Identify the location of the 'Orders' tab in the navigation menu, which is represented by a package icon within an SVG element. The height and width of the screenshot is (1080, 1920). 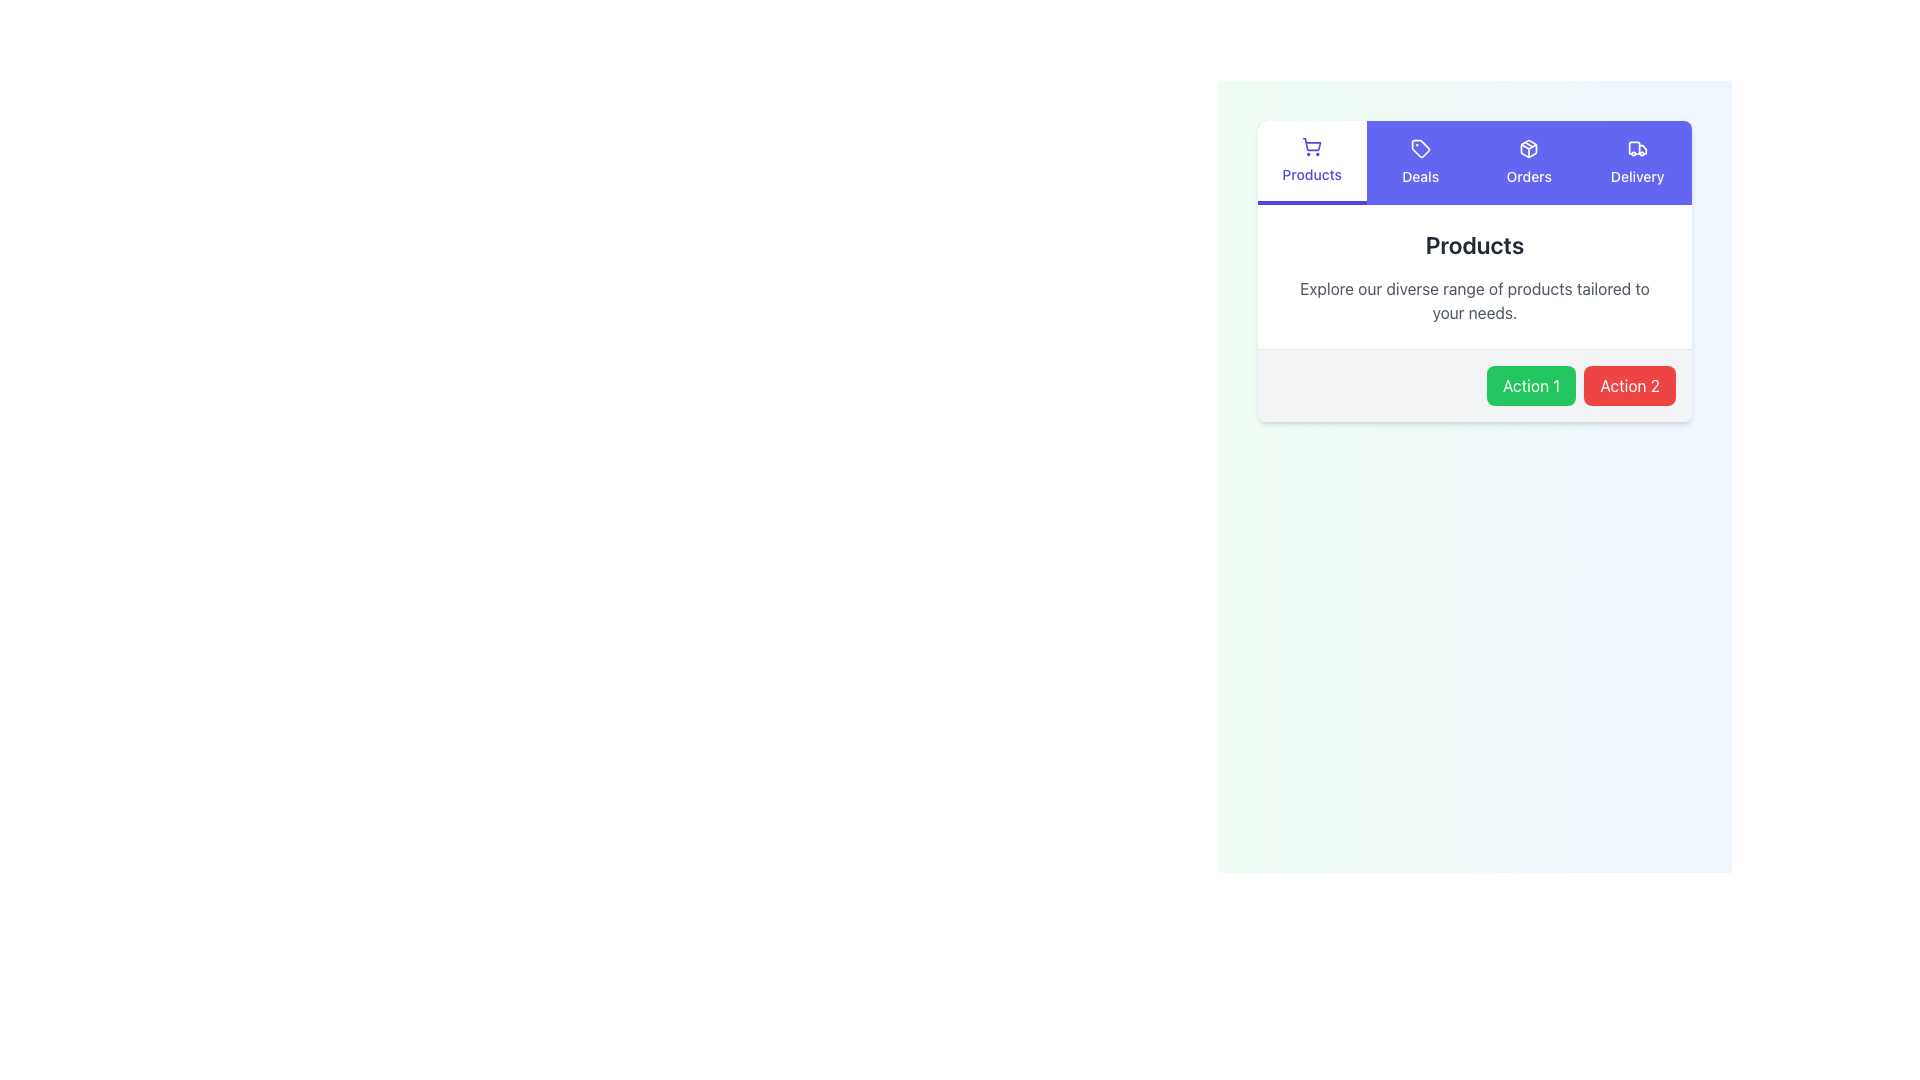
(1528, 148).